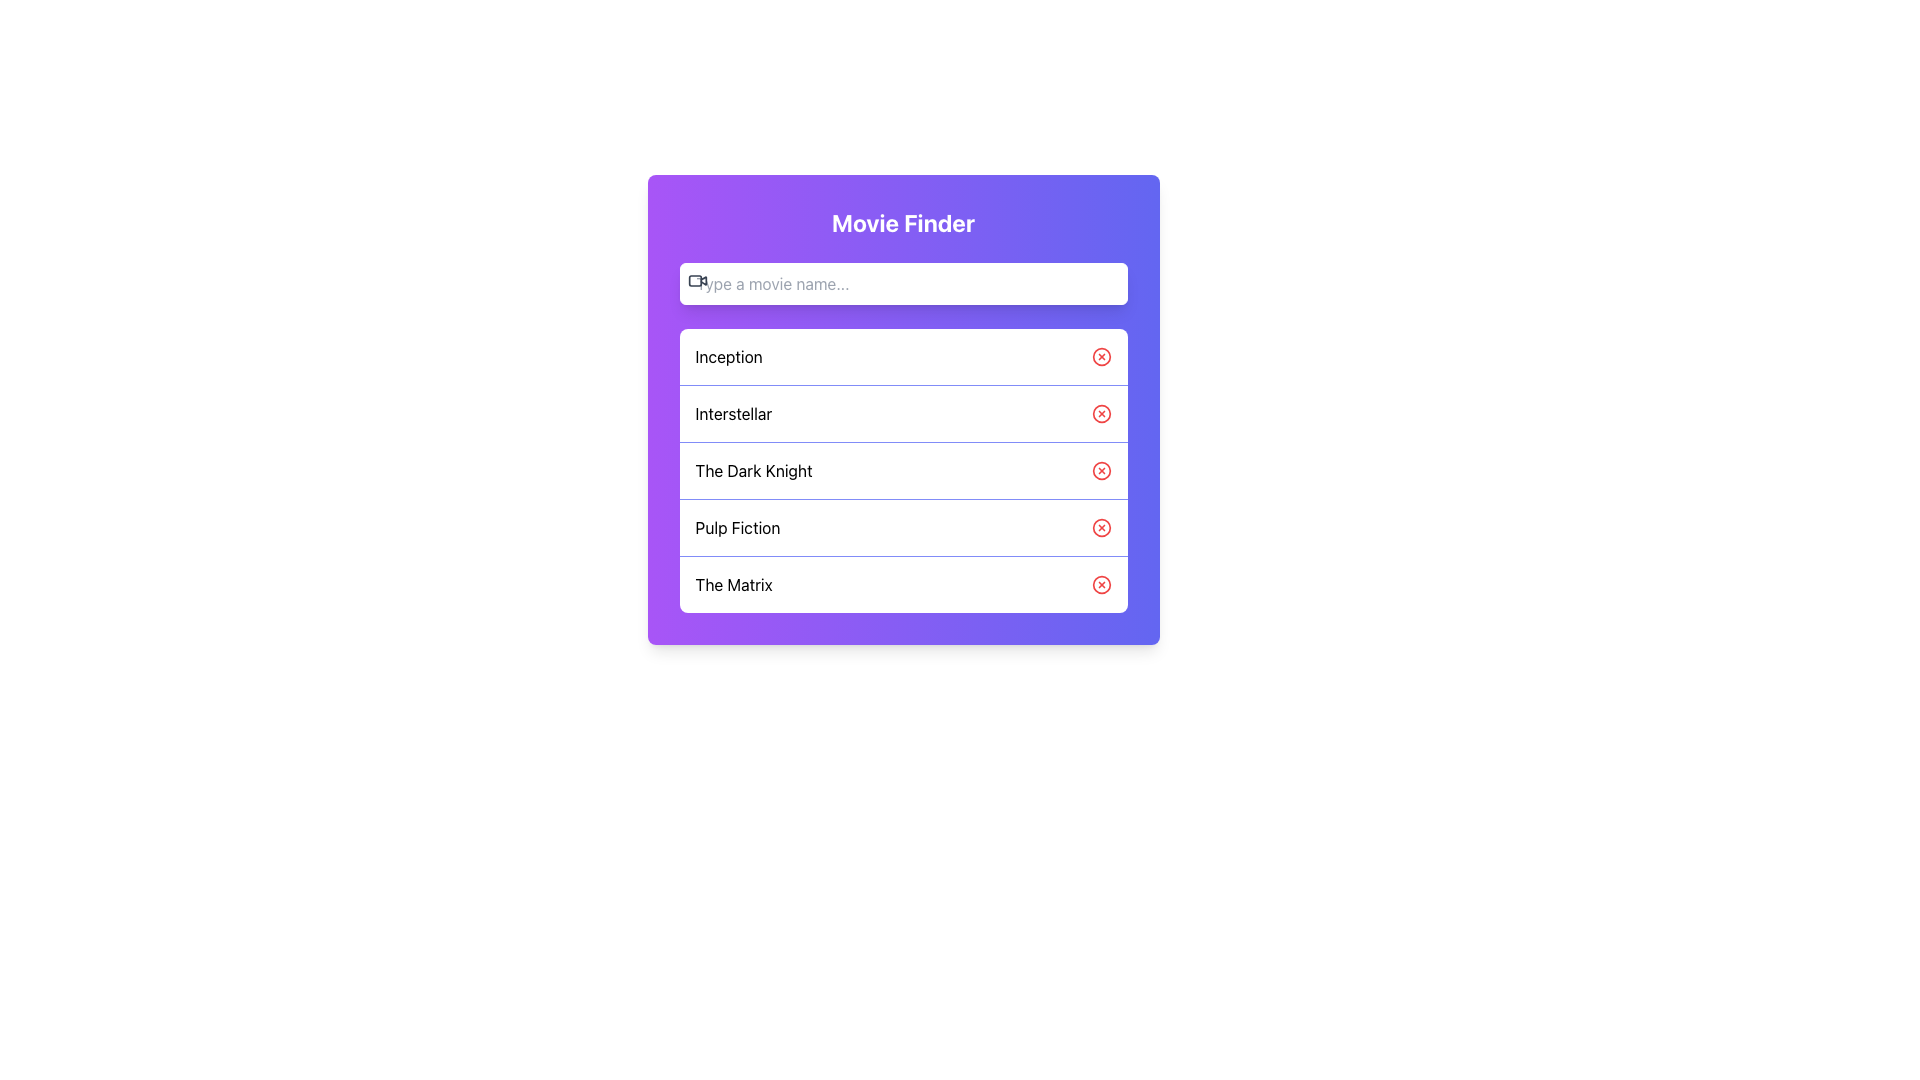  Describe the element at coordinates (1100, 527) in the screenshot. I see `the dismiss (delete) action circle icon for the 'Pulp Fiction' entry in the Movie Finder dialog box` at that location.